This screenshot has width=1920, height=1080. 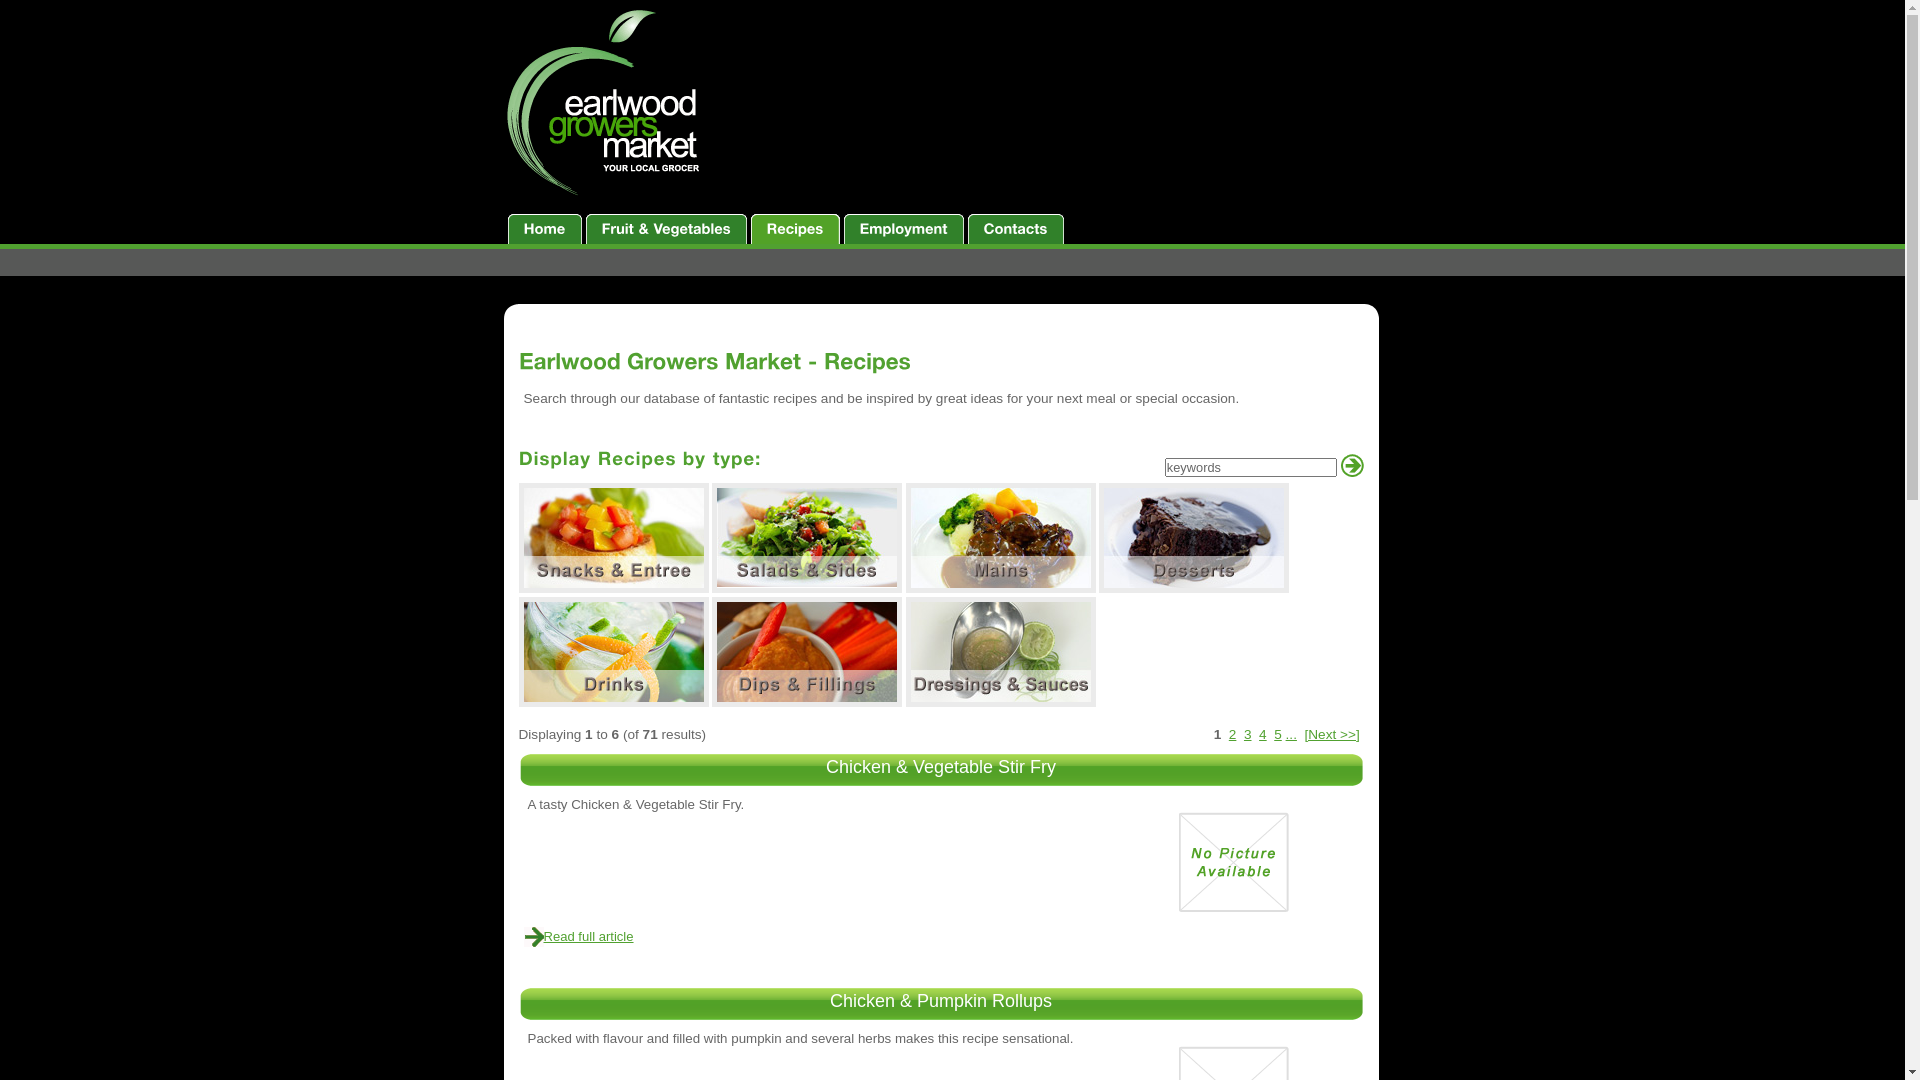 I want to click on '2', so click(x=1232, y=734).